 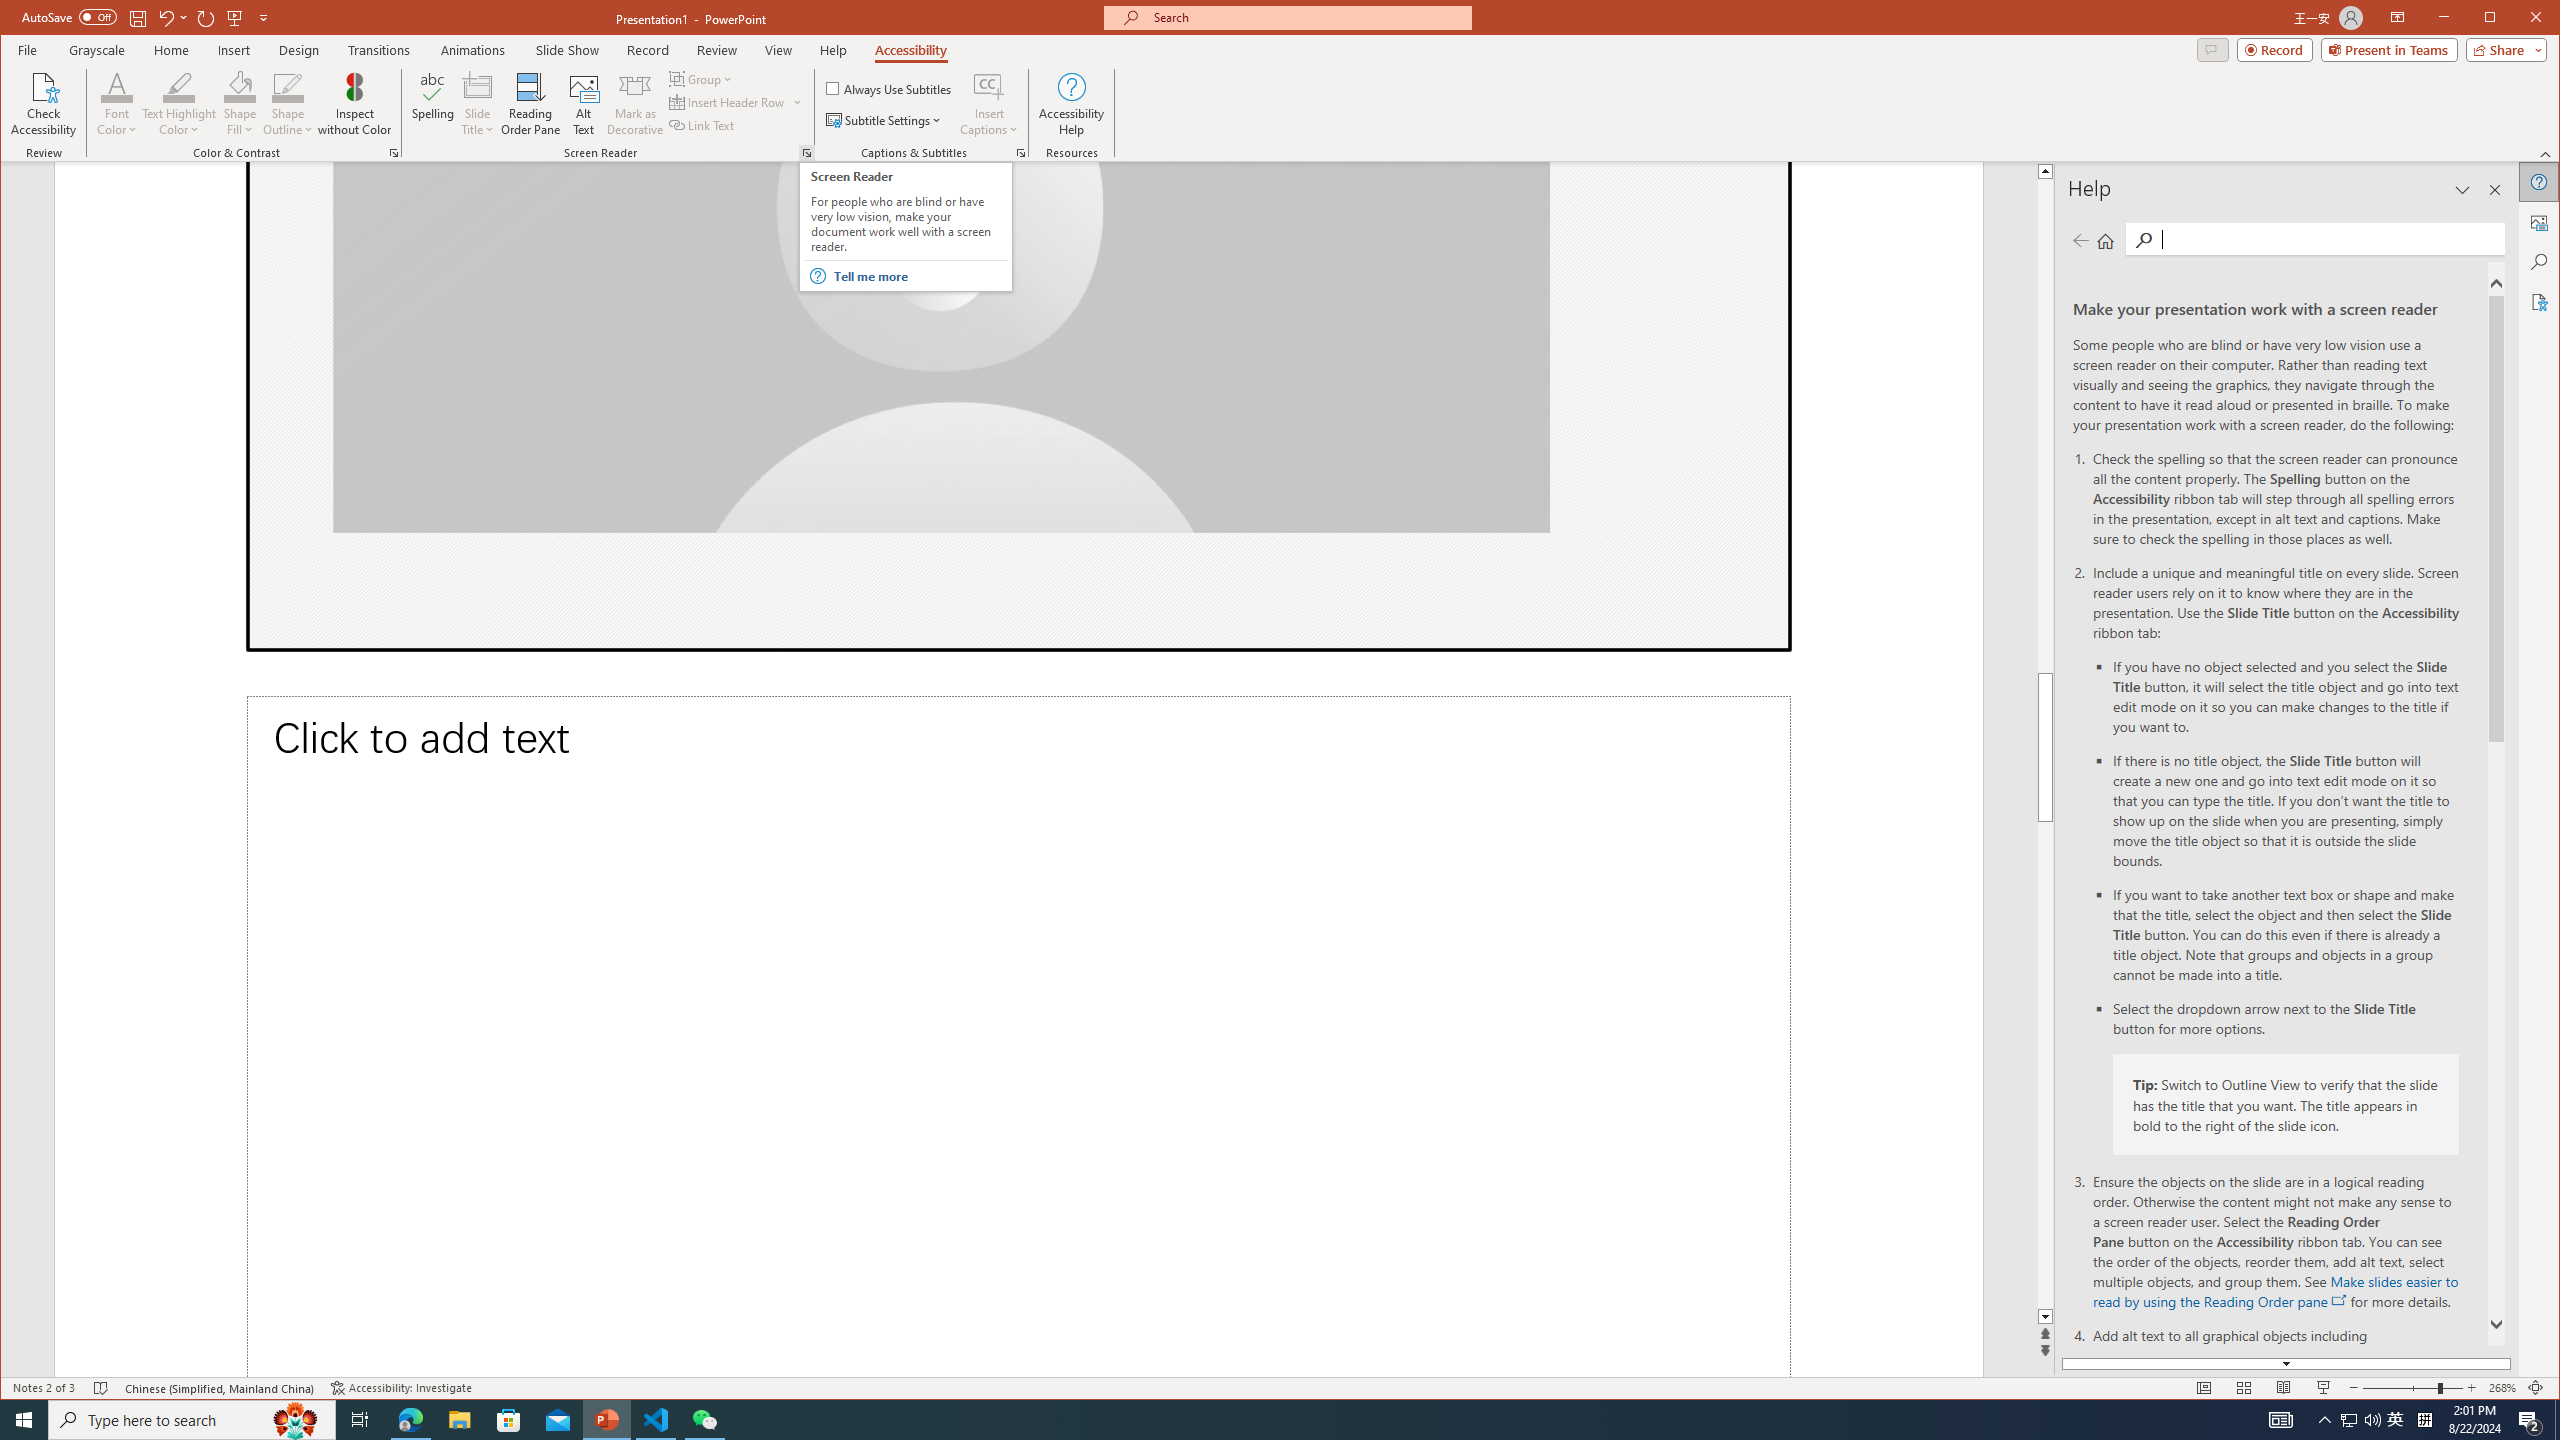 I want to click on 'Search highlights icon opens search home window', so click(x=294, y=1418).